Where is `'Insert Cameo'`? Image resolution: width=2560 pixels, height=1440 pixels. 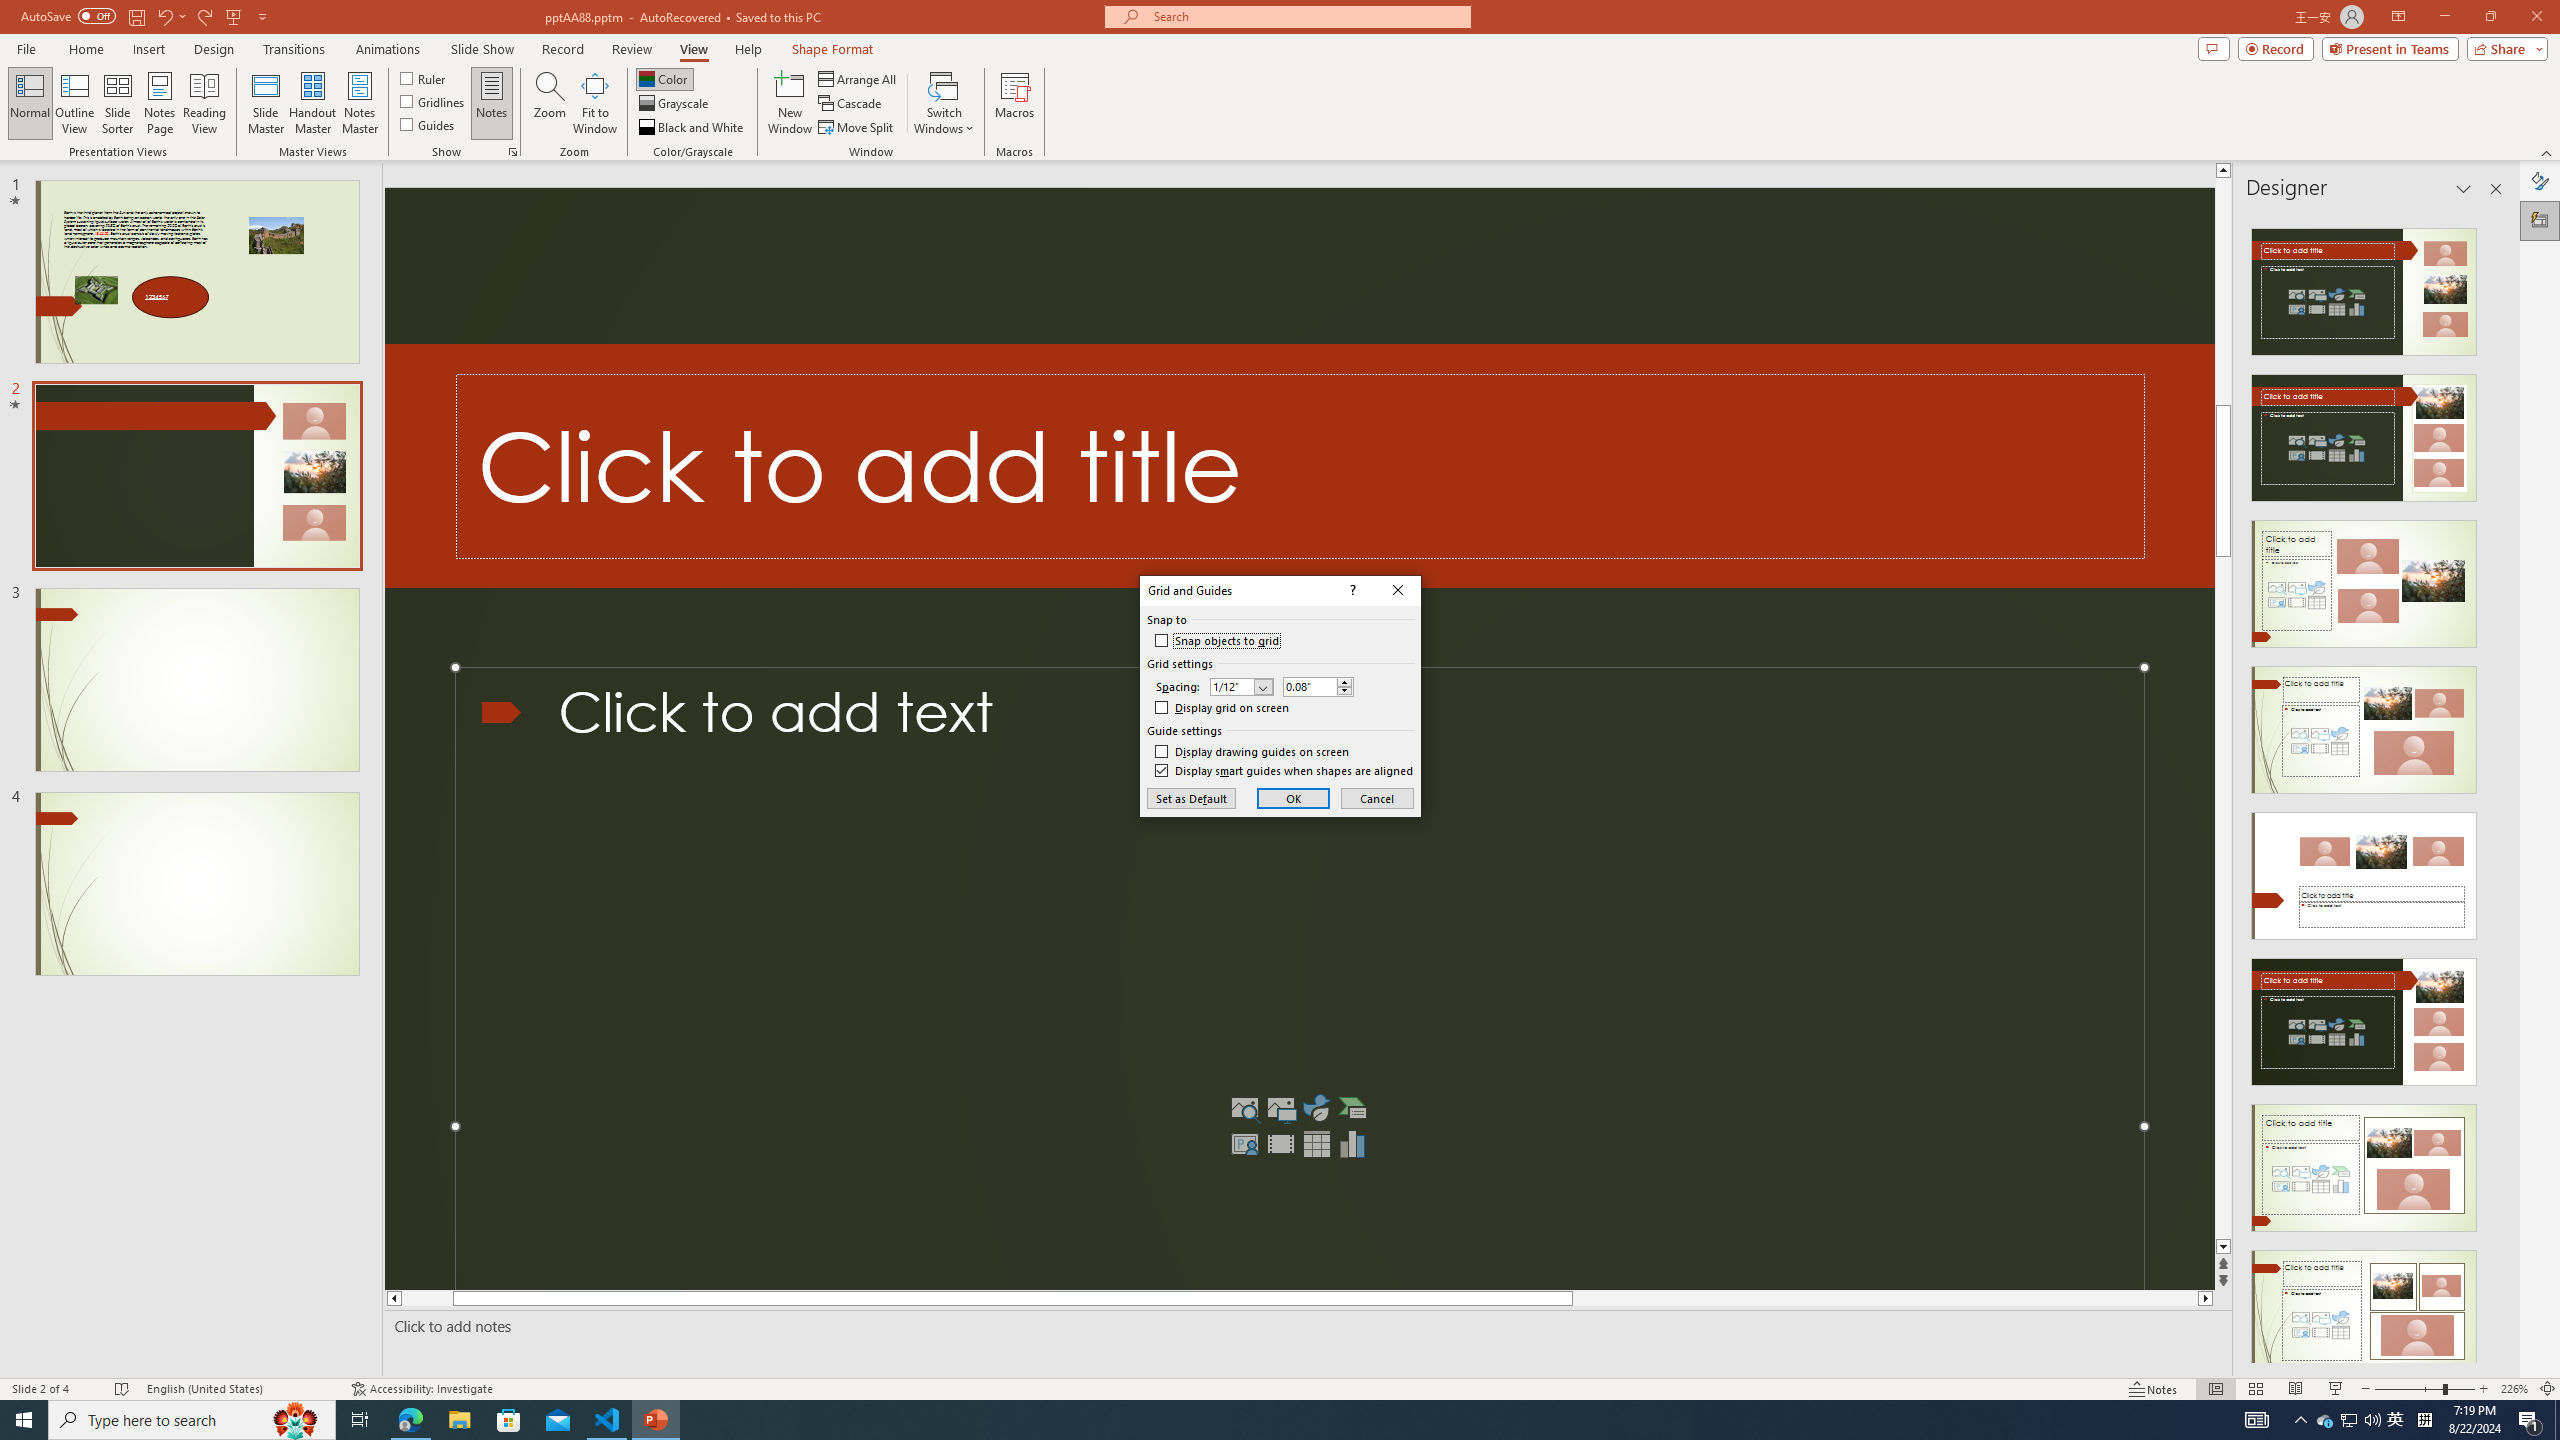 'Insert Cameo' is located at coordinates (1244, 1144).